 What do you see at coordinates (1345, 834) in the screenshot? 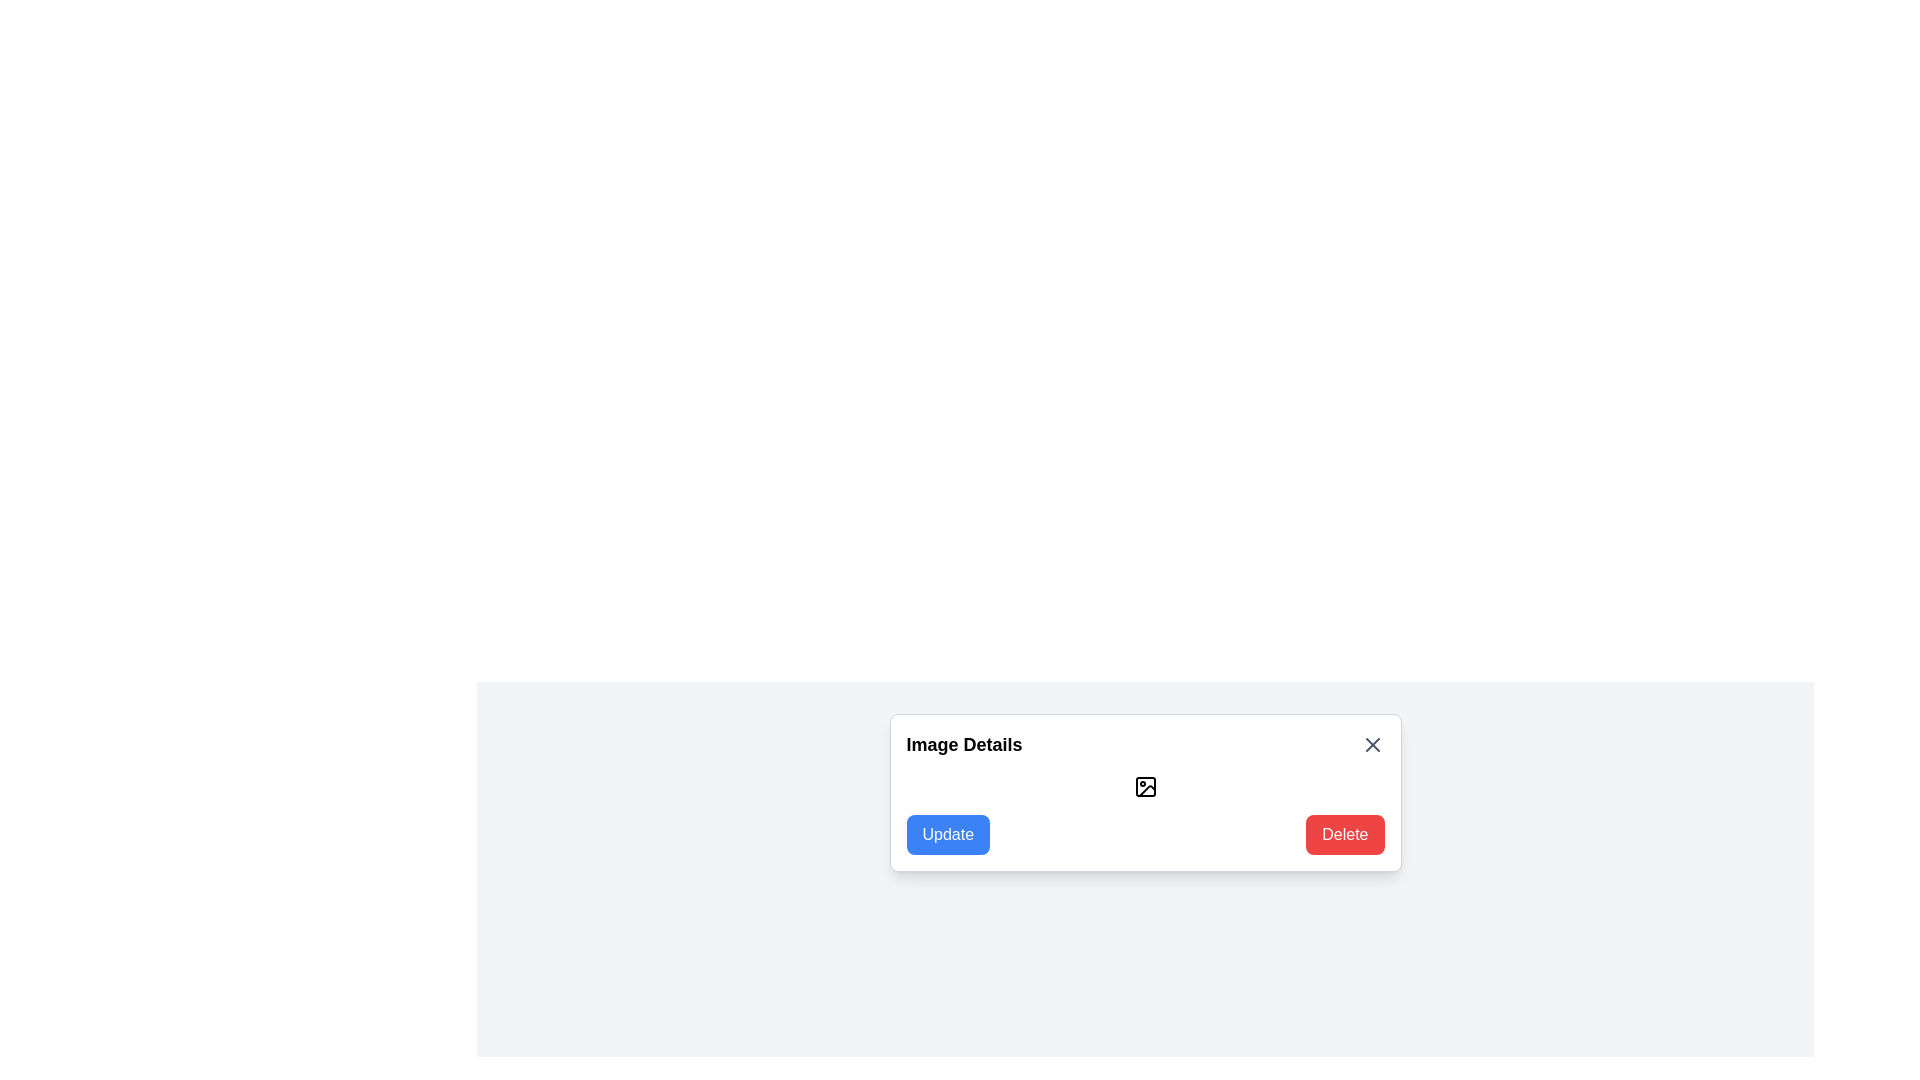
I see `the red rectangular 'Delete' button located in the bottom-right corner of the 'Image Details' modal dialog` at bounding box center [1345, 834].